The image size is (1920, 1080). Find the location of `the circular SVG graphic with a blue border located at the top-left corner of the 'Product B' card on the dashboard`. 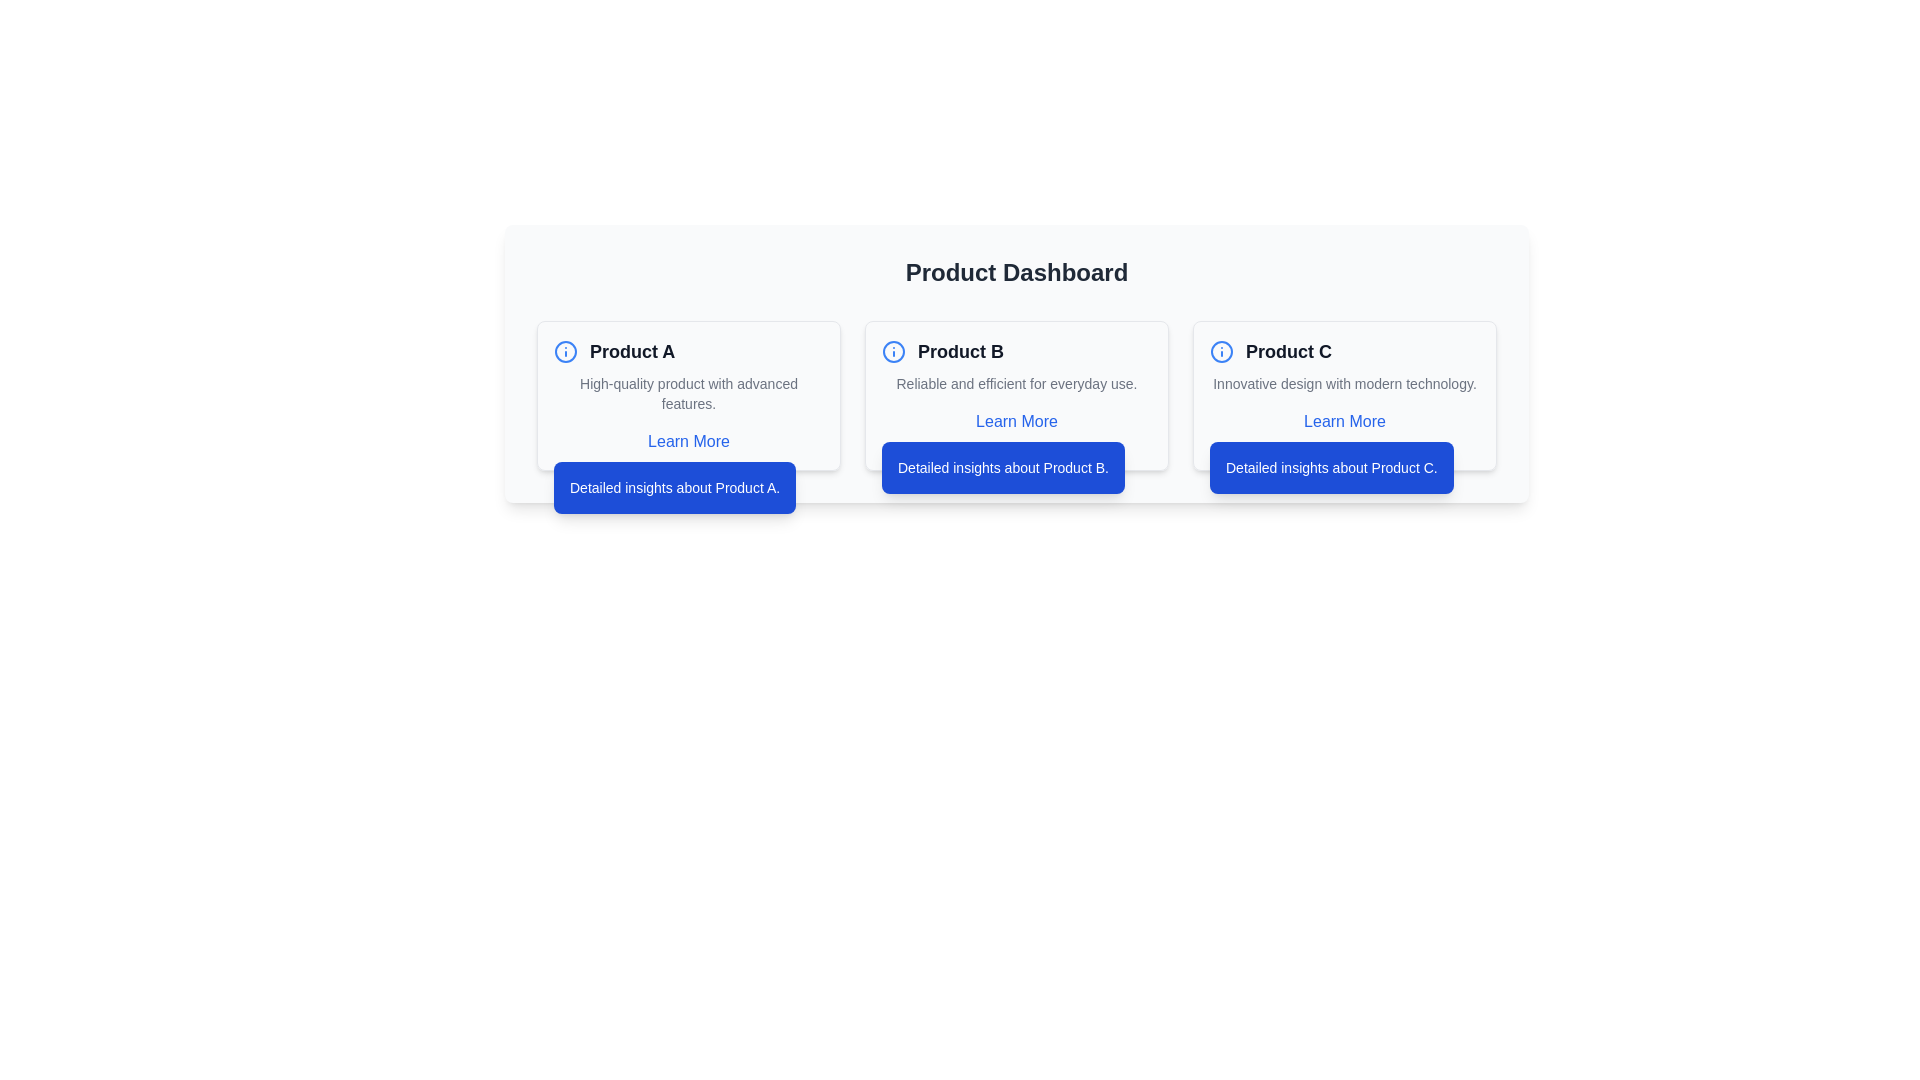

the circular SVG graphic with a blue border located at the top-left corner of the 'Product B' card on the dashboard is located at coordinates (892, 350).